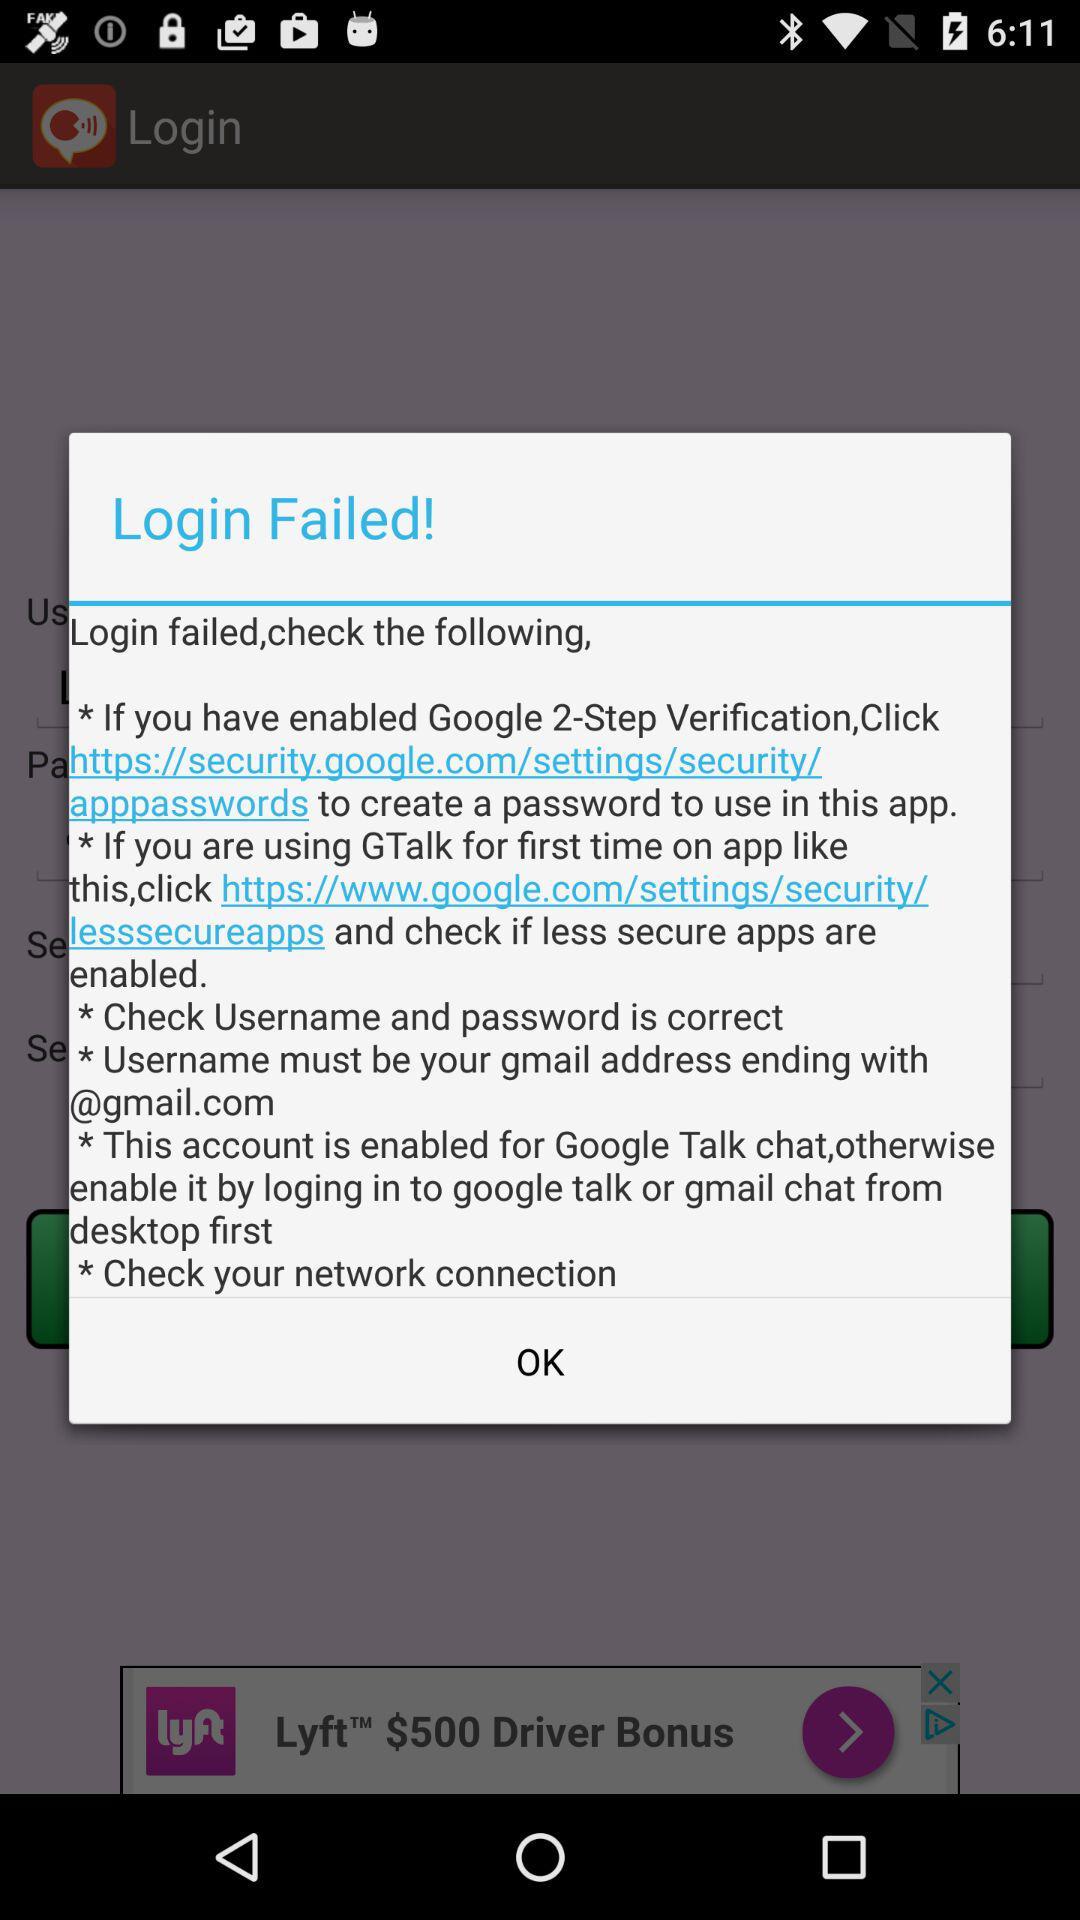 This screenshot has height=1920, width=1080. Describe the element at coordinates (540, 1360) in the screenshot. I see `ok item` at that location.